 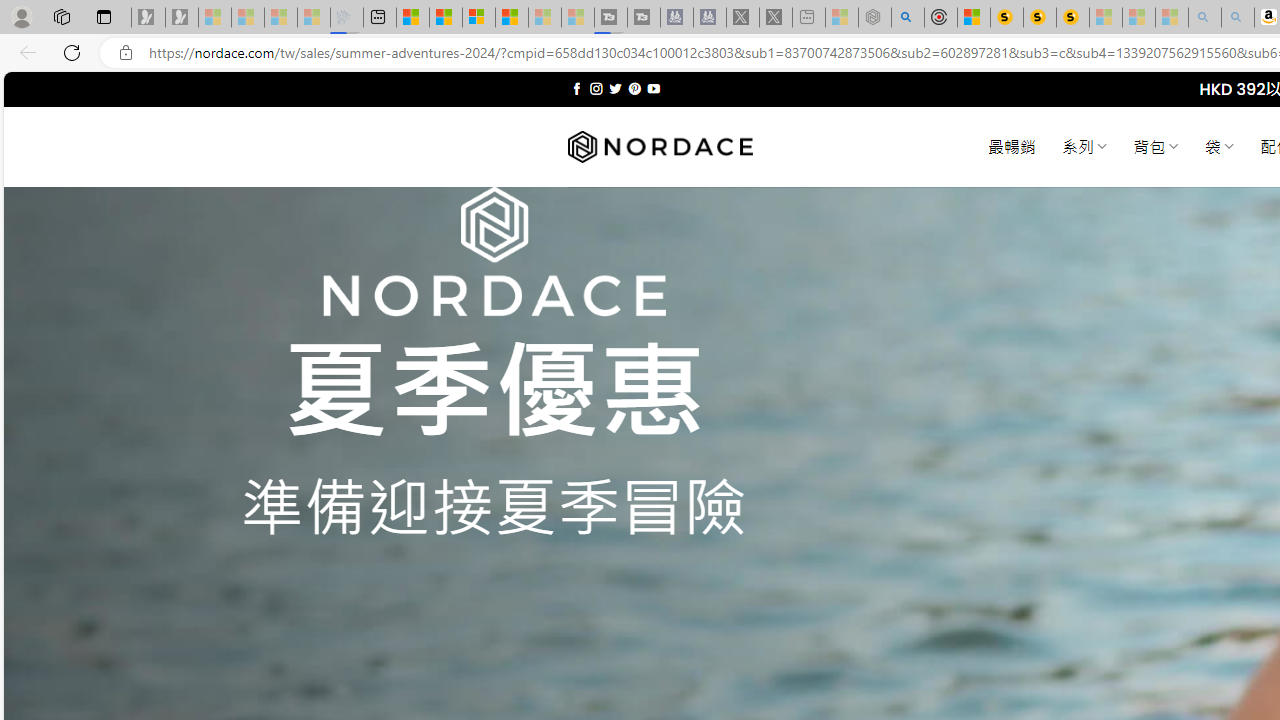 I want to click on 'Amazon Echo Dot PNG - Search Images - Sleeping', so click(x=1237, y=17).